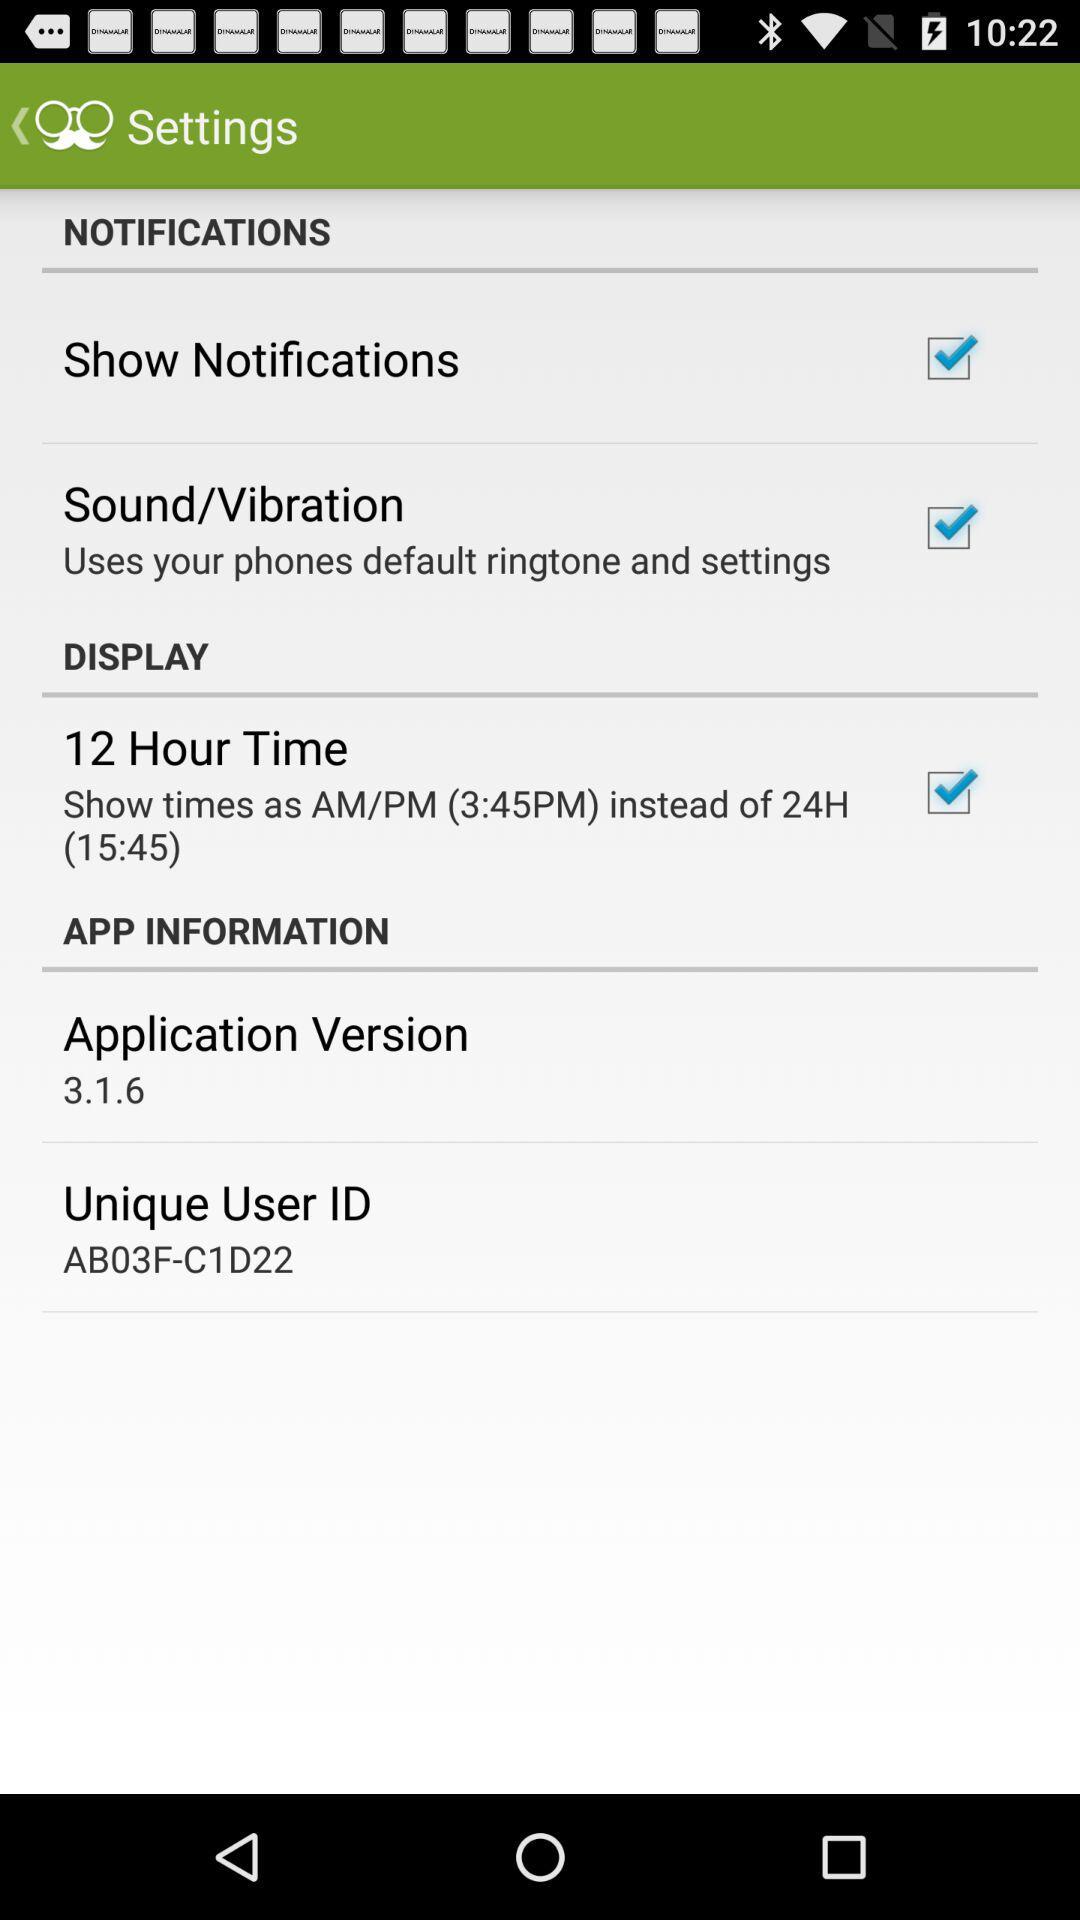  What do you see at coordinates (463, 824) in the screenshot?
I see `the show times as app` at bounding box center [463, 824].